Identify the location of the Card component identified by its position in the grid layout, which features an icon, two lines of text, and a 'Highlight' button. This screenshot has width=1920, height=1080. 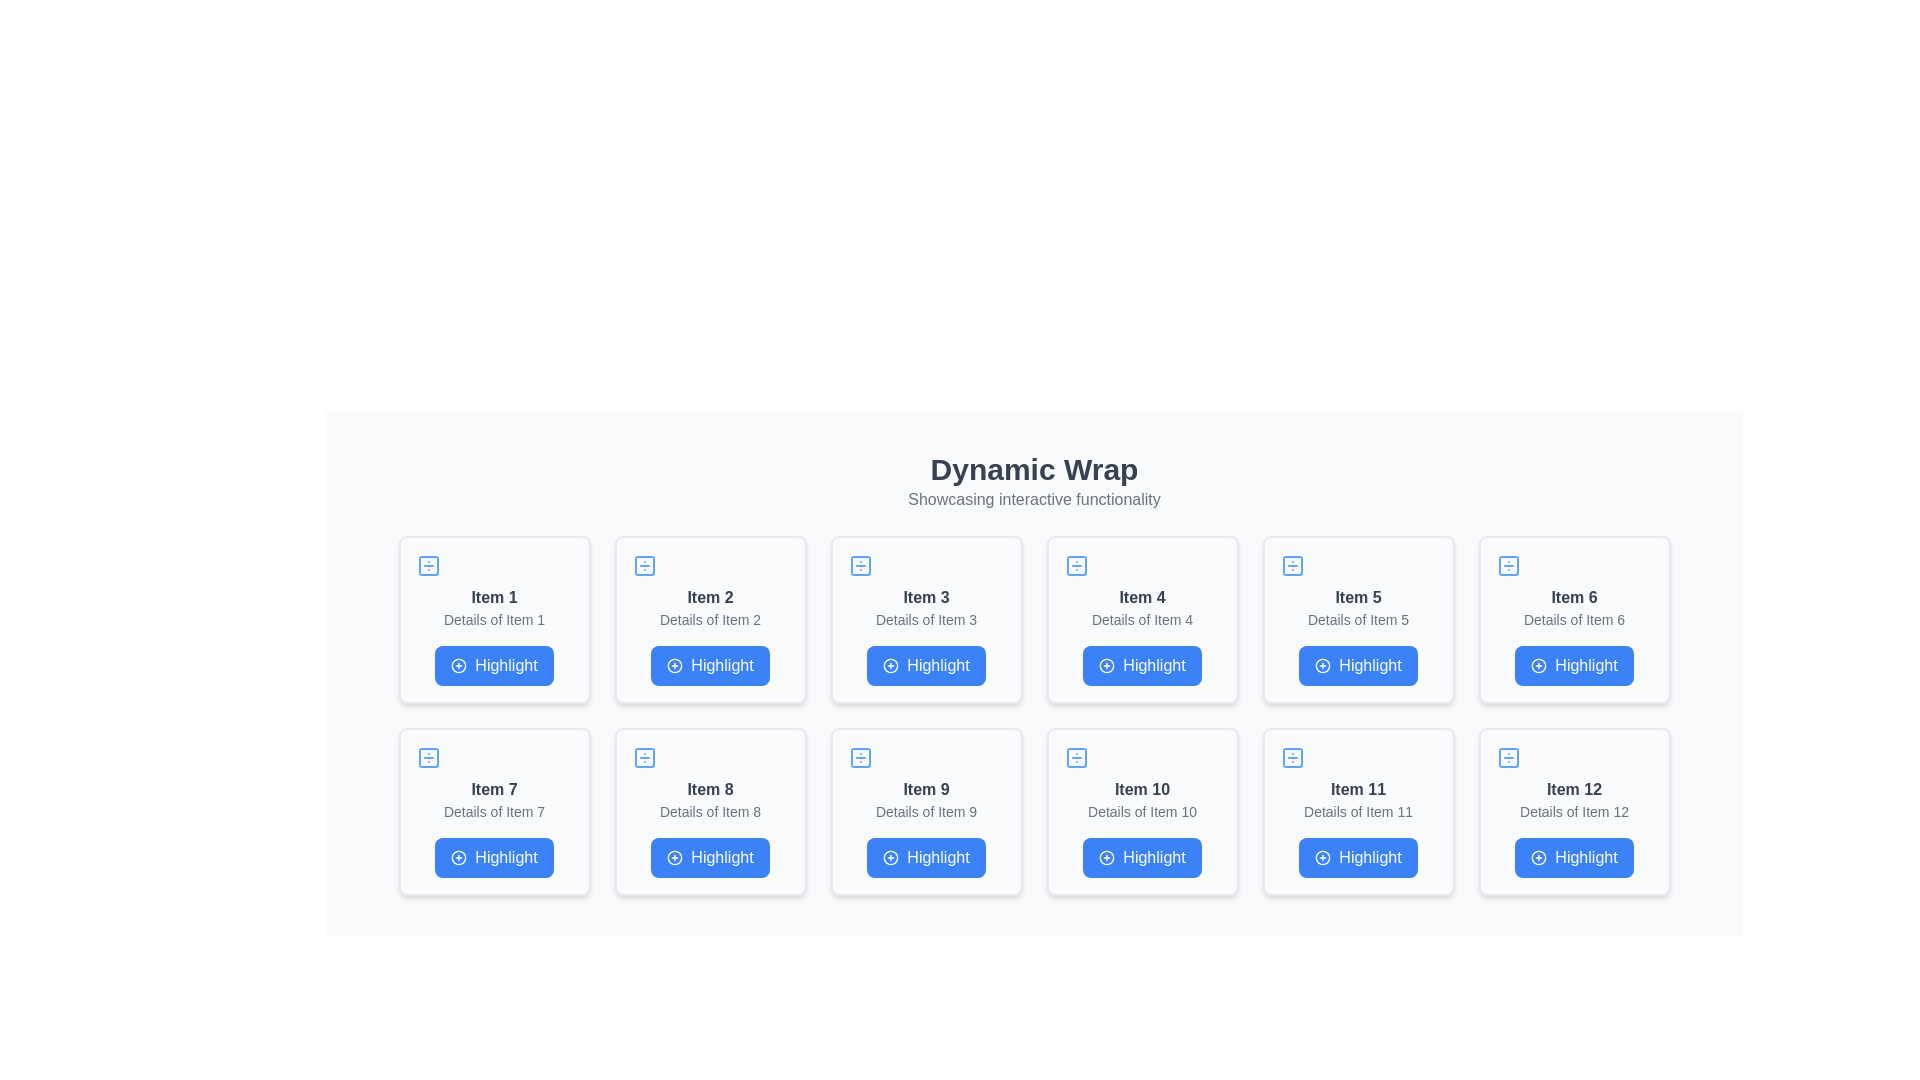
(710, 812).